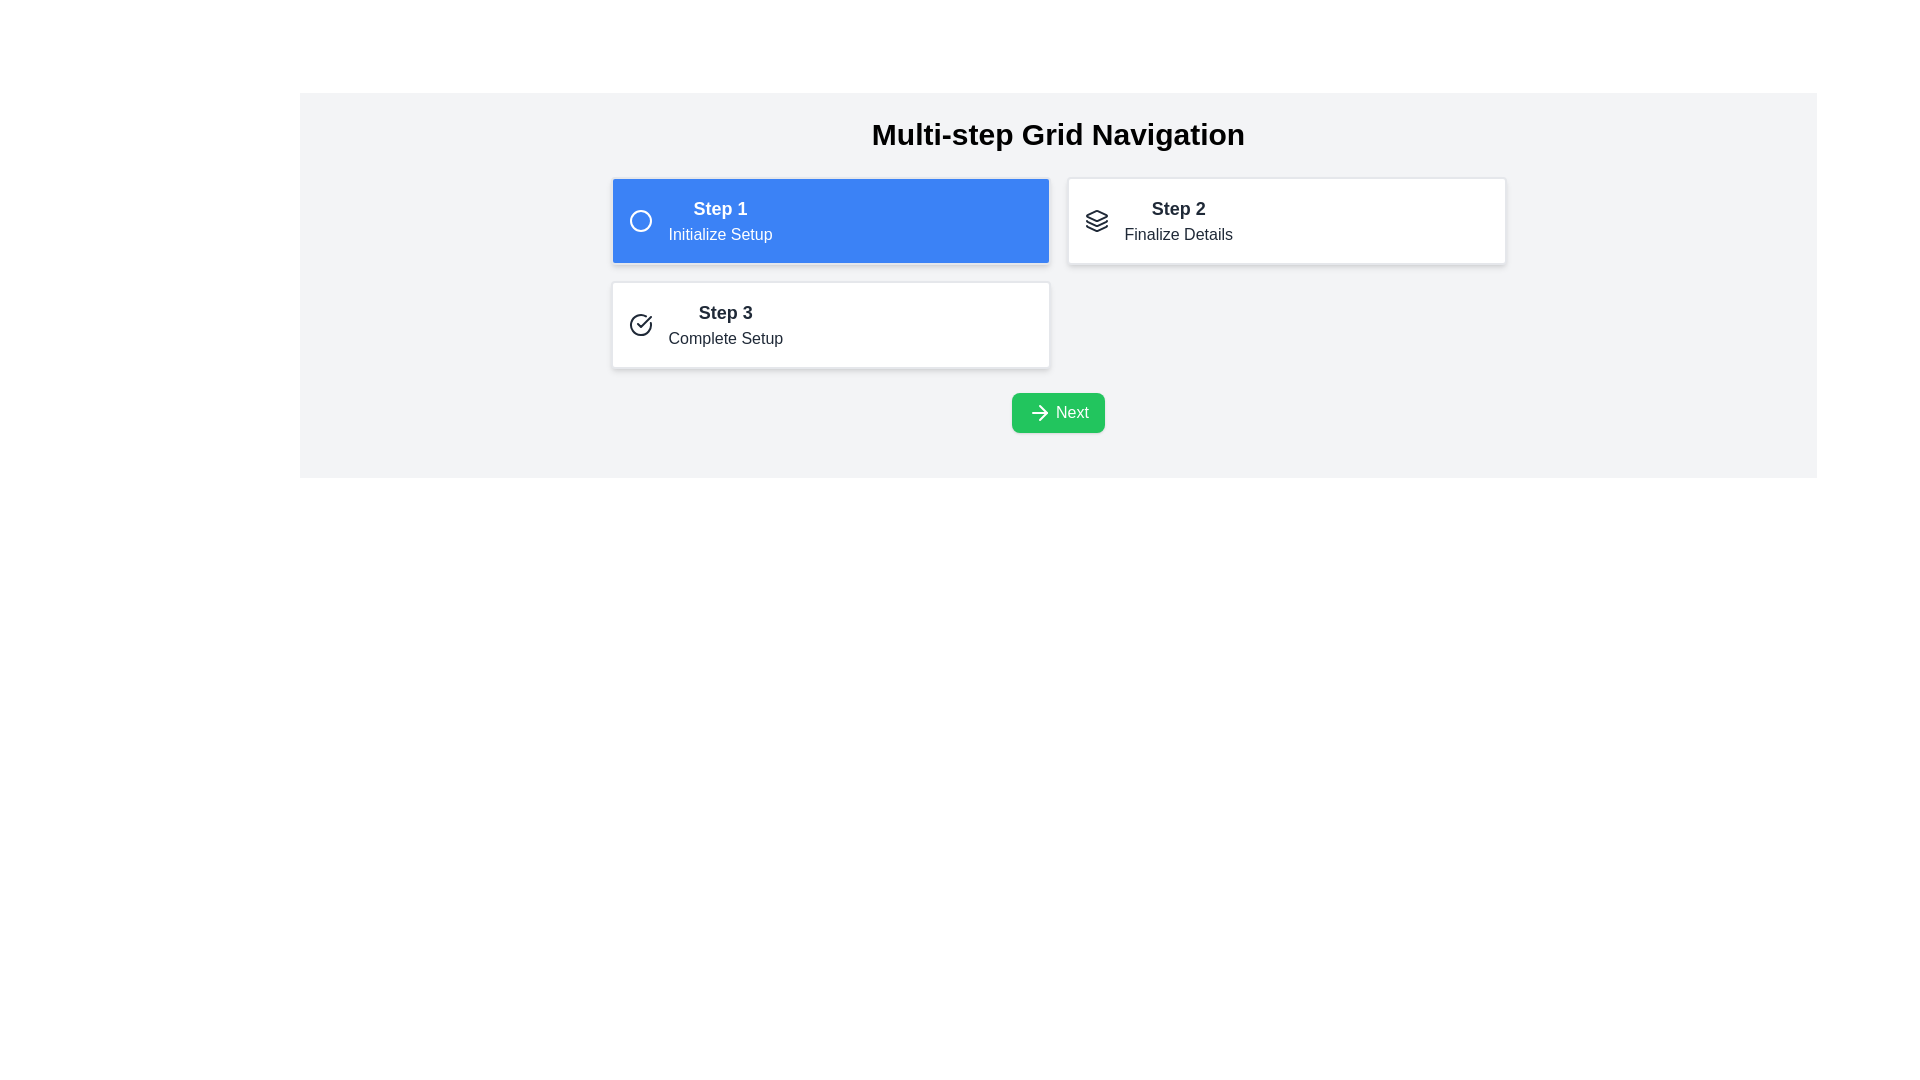 The height and width of the screenshot is (1080, 1920). I want to click on the text label reading 'Initialize Setup' located in the blue rectangular section associated with 'Step 1' in the multi-step navigation interface, so click(720, 234).